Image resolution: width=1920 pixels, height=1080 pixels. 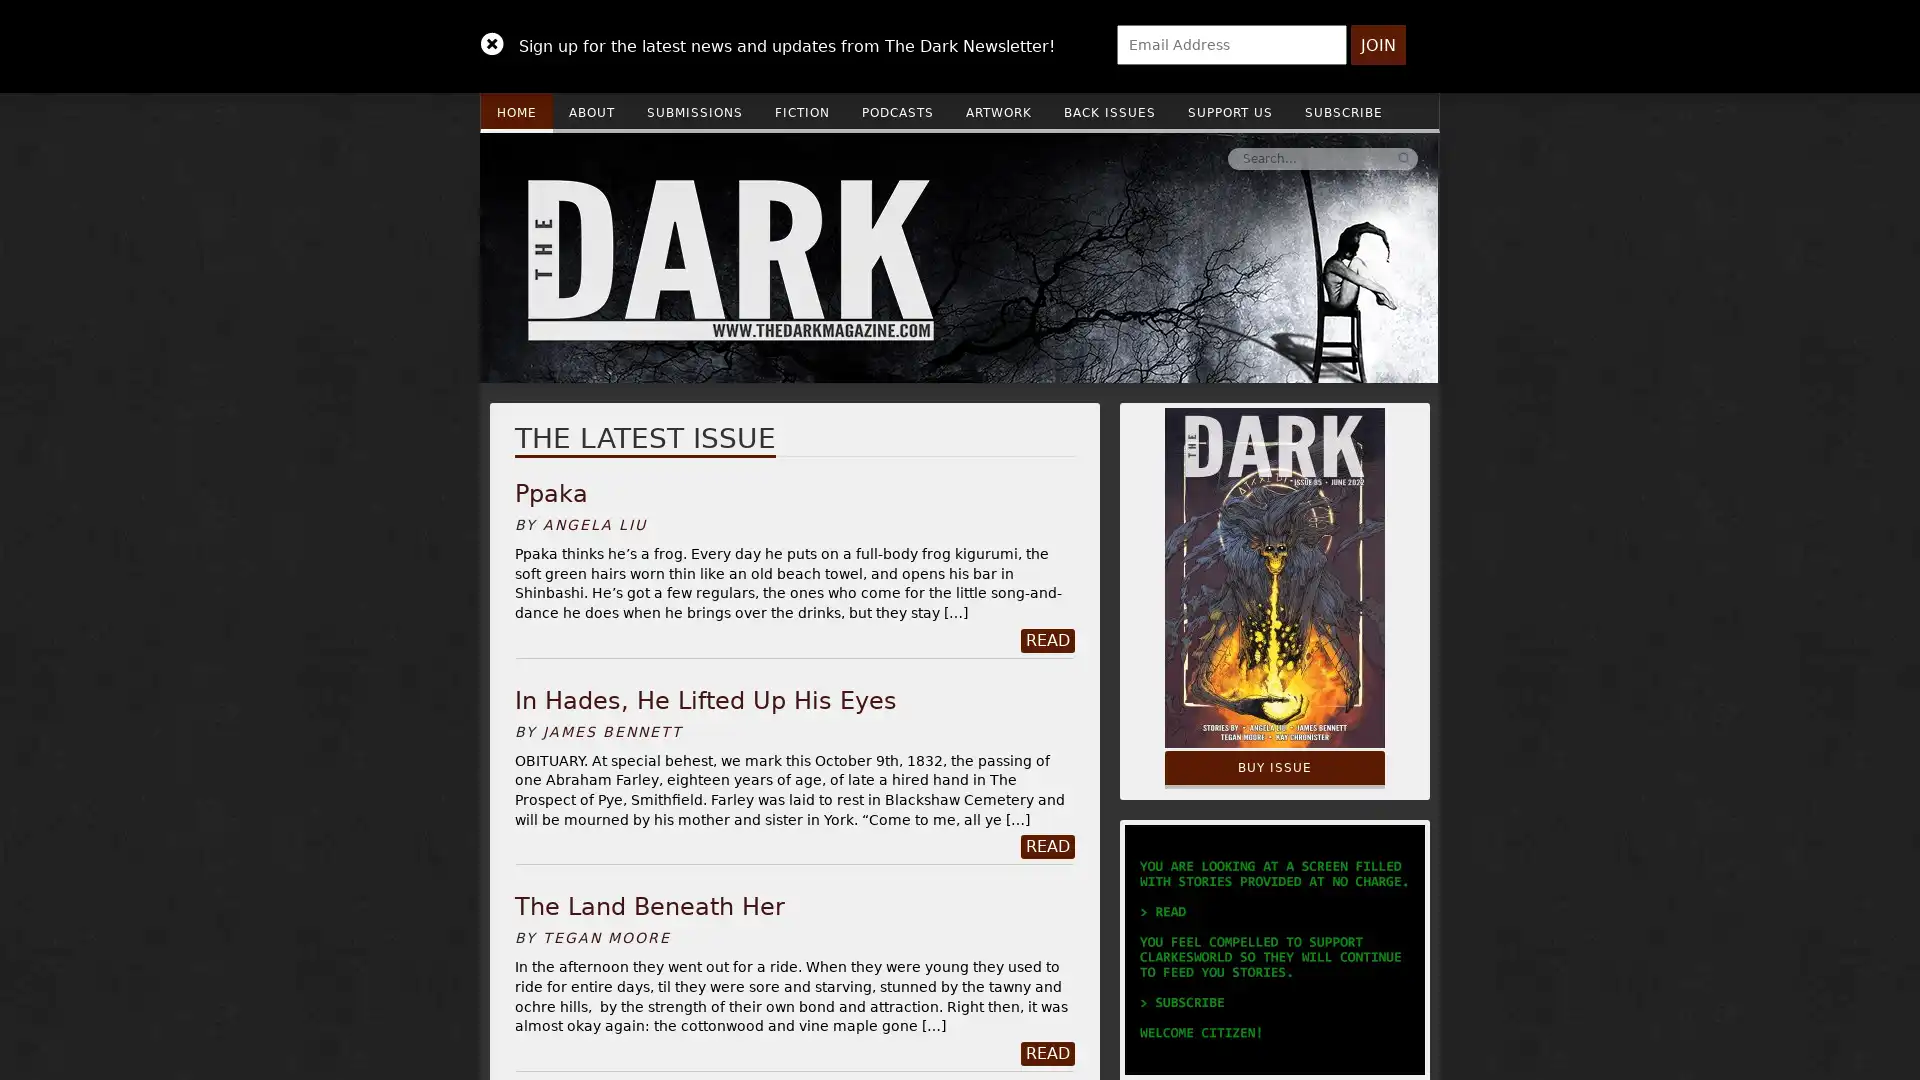 What do you see at coordinates (1103, 157) in the screenshot?
I see `Search` at bounding box center [1103, 157].